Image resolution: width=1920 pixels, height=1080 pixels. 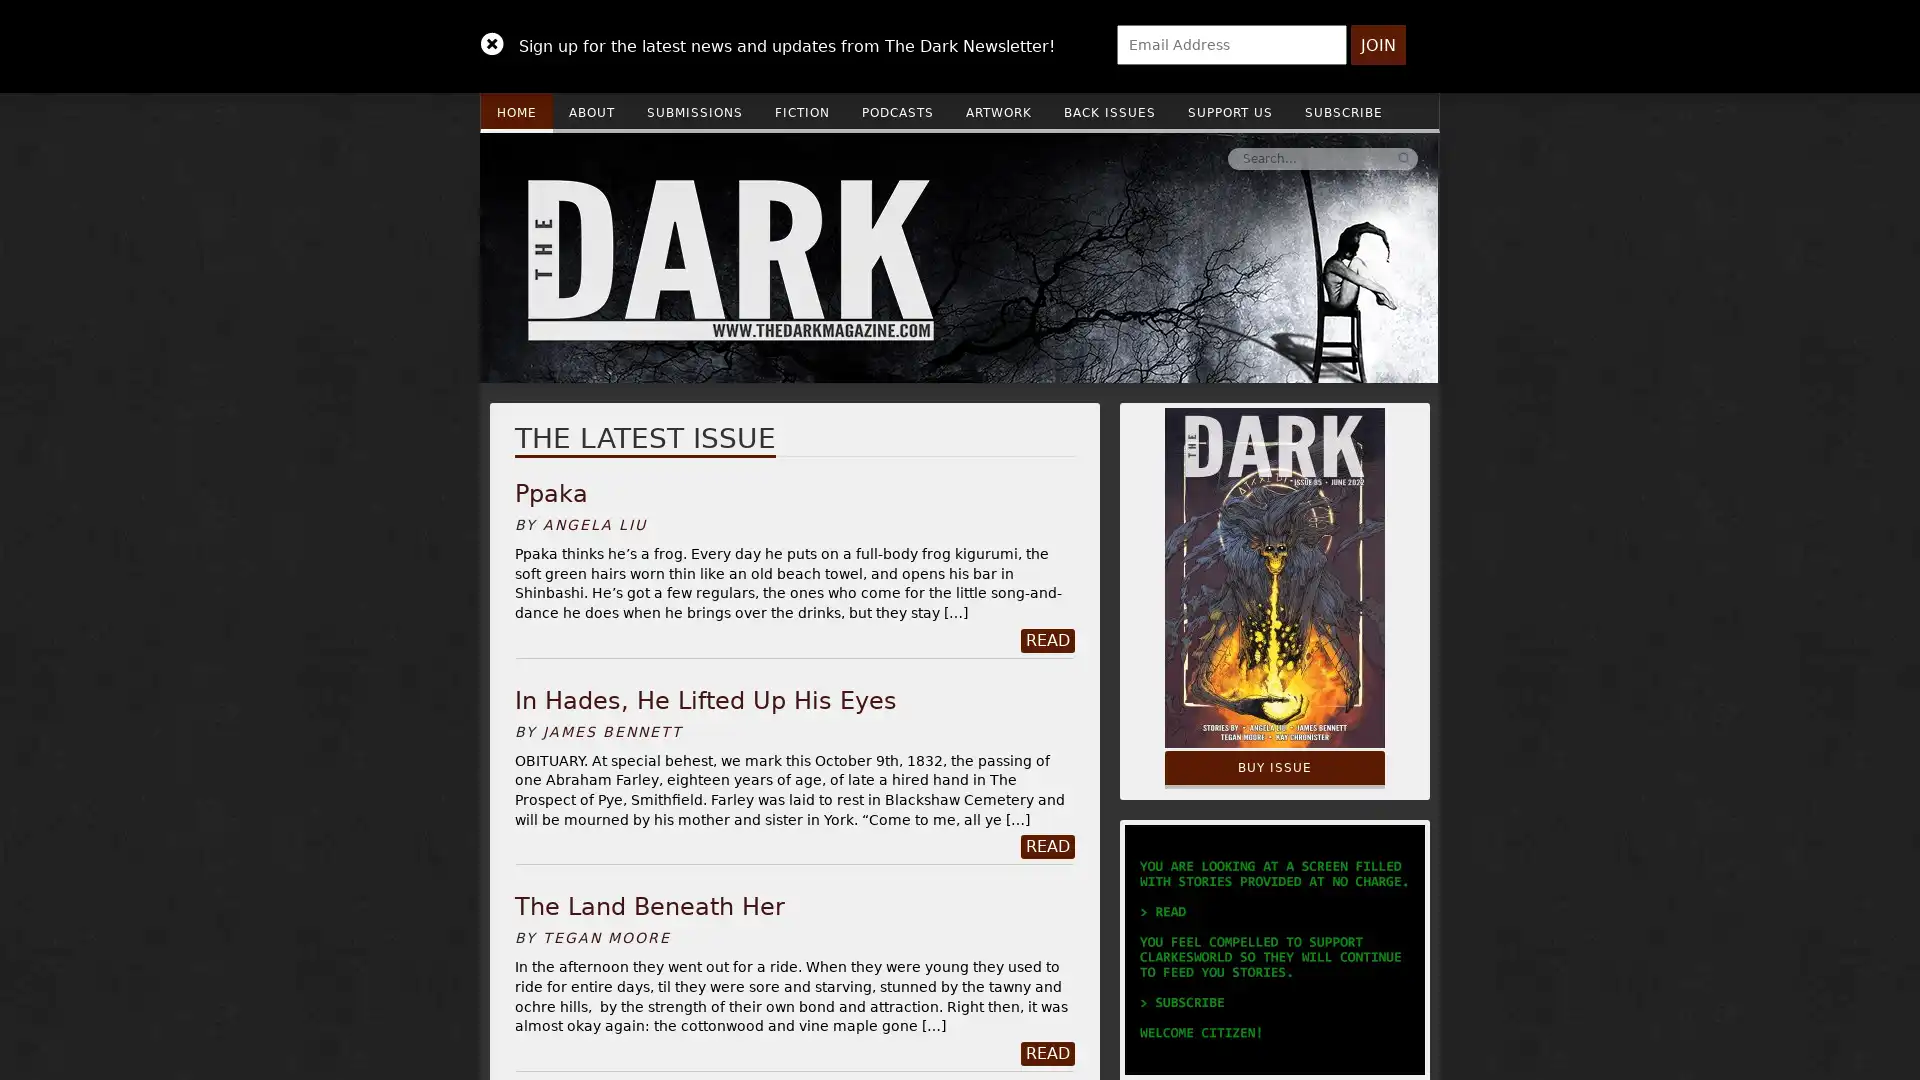 What do you see at coordinates (1103, 157) in the screenshot?
I see `Search` at bounding box center [1103, 157].